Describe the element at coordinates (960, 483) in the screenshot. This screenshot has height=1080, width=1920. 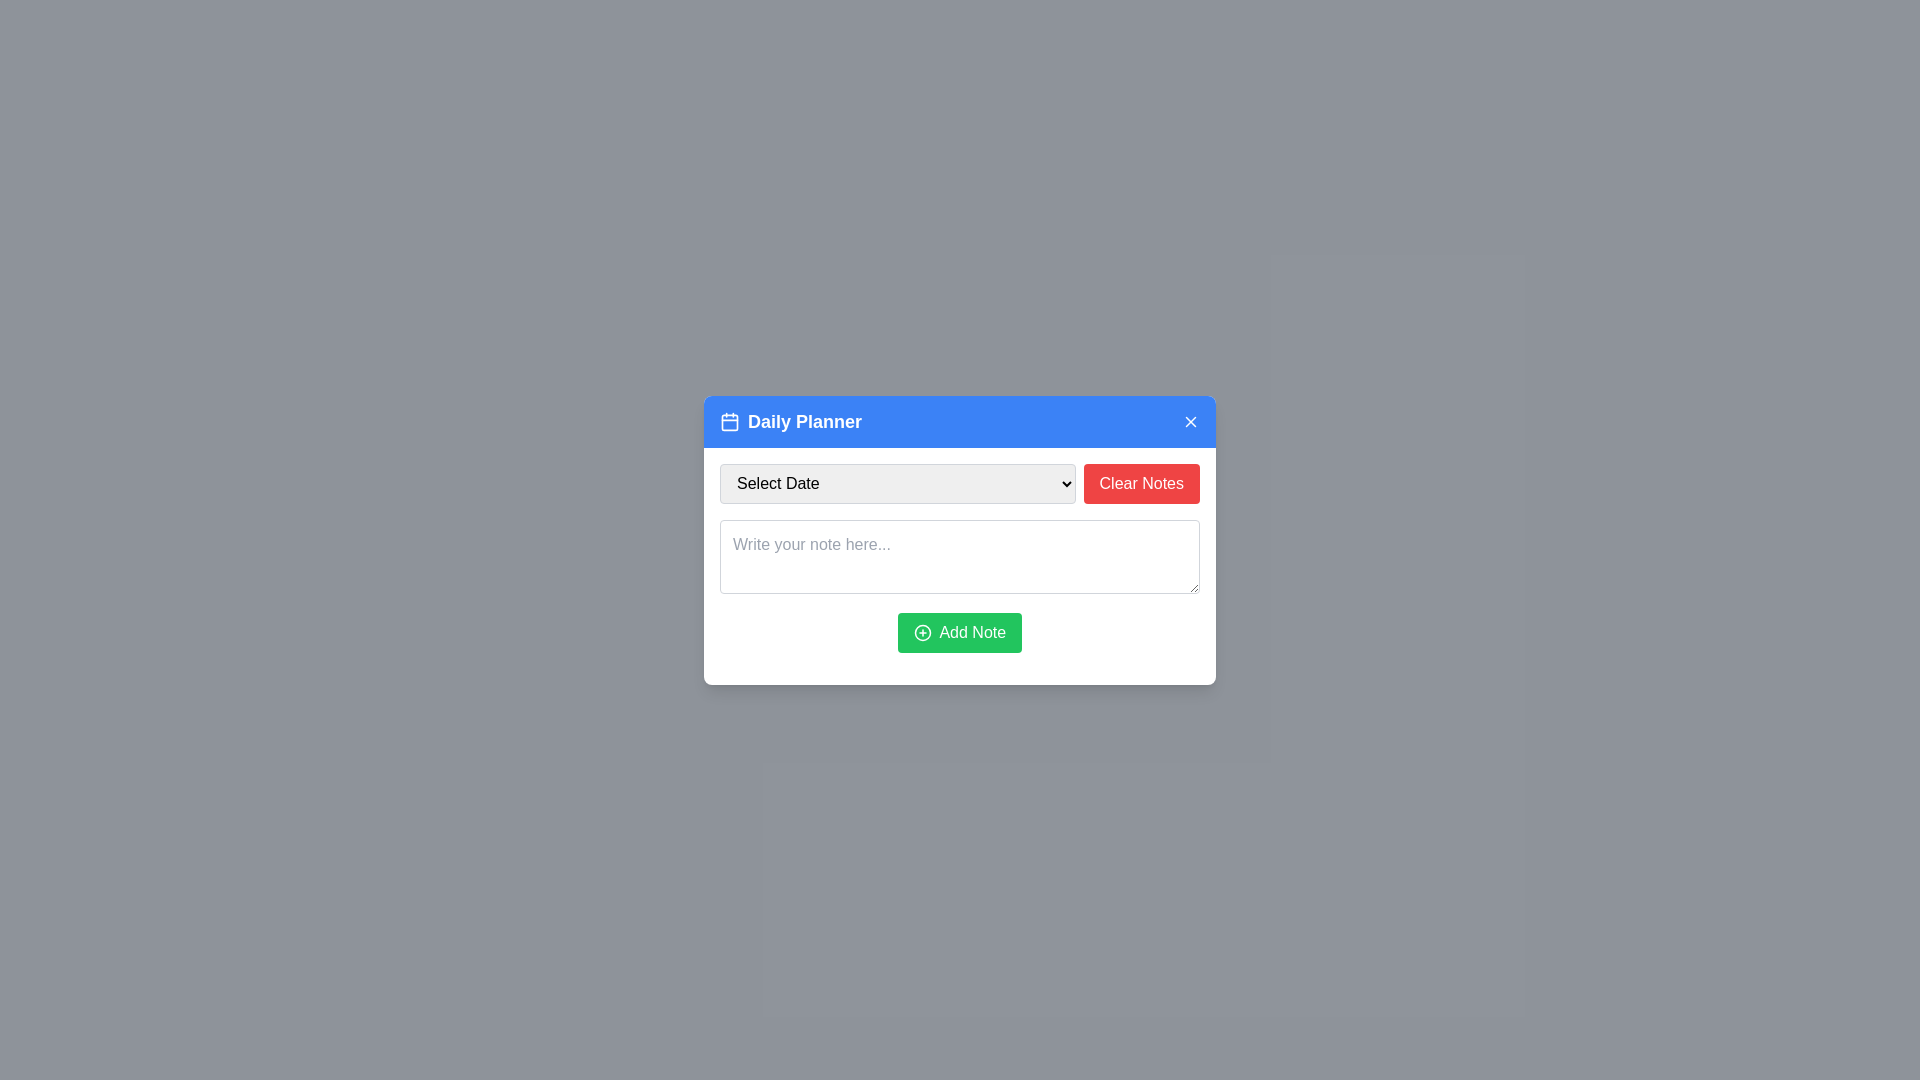
I see `a date from the dropdown menu labeled 'Select Date' located on the top row of the 'Daily Planner' modal interface, to the left of the 'Clear Notes' button` at that location.